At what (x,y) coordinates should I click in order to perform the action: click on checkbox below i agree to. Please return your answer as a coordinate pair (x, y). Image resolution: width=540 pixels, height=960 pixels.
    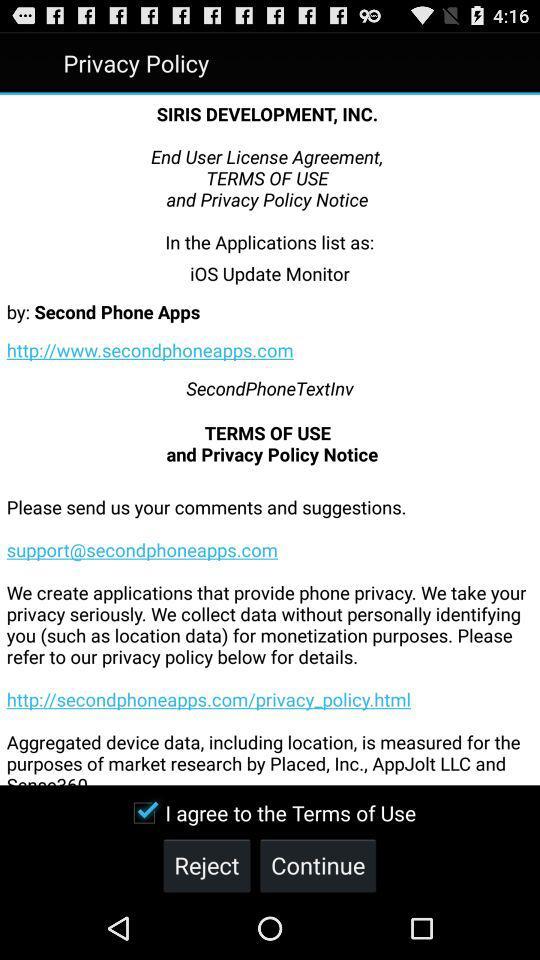
    Looking at the image, I should click on (205, 864).